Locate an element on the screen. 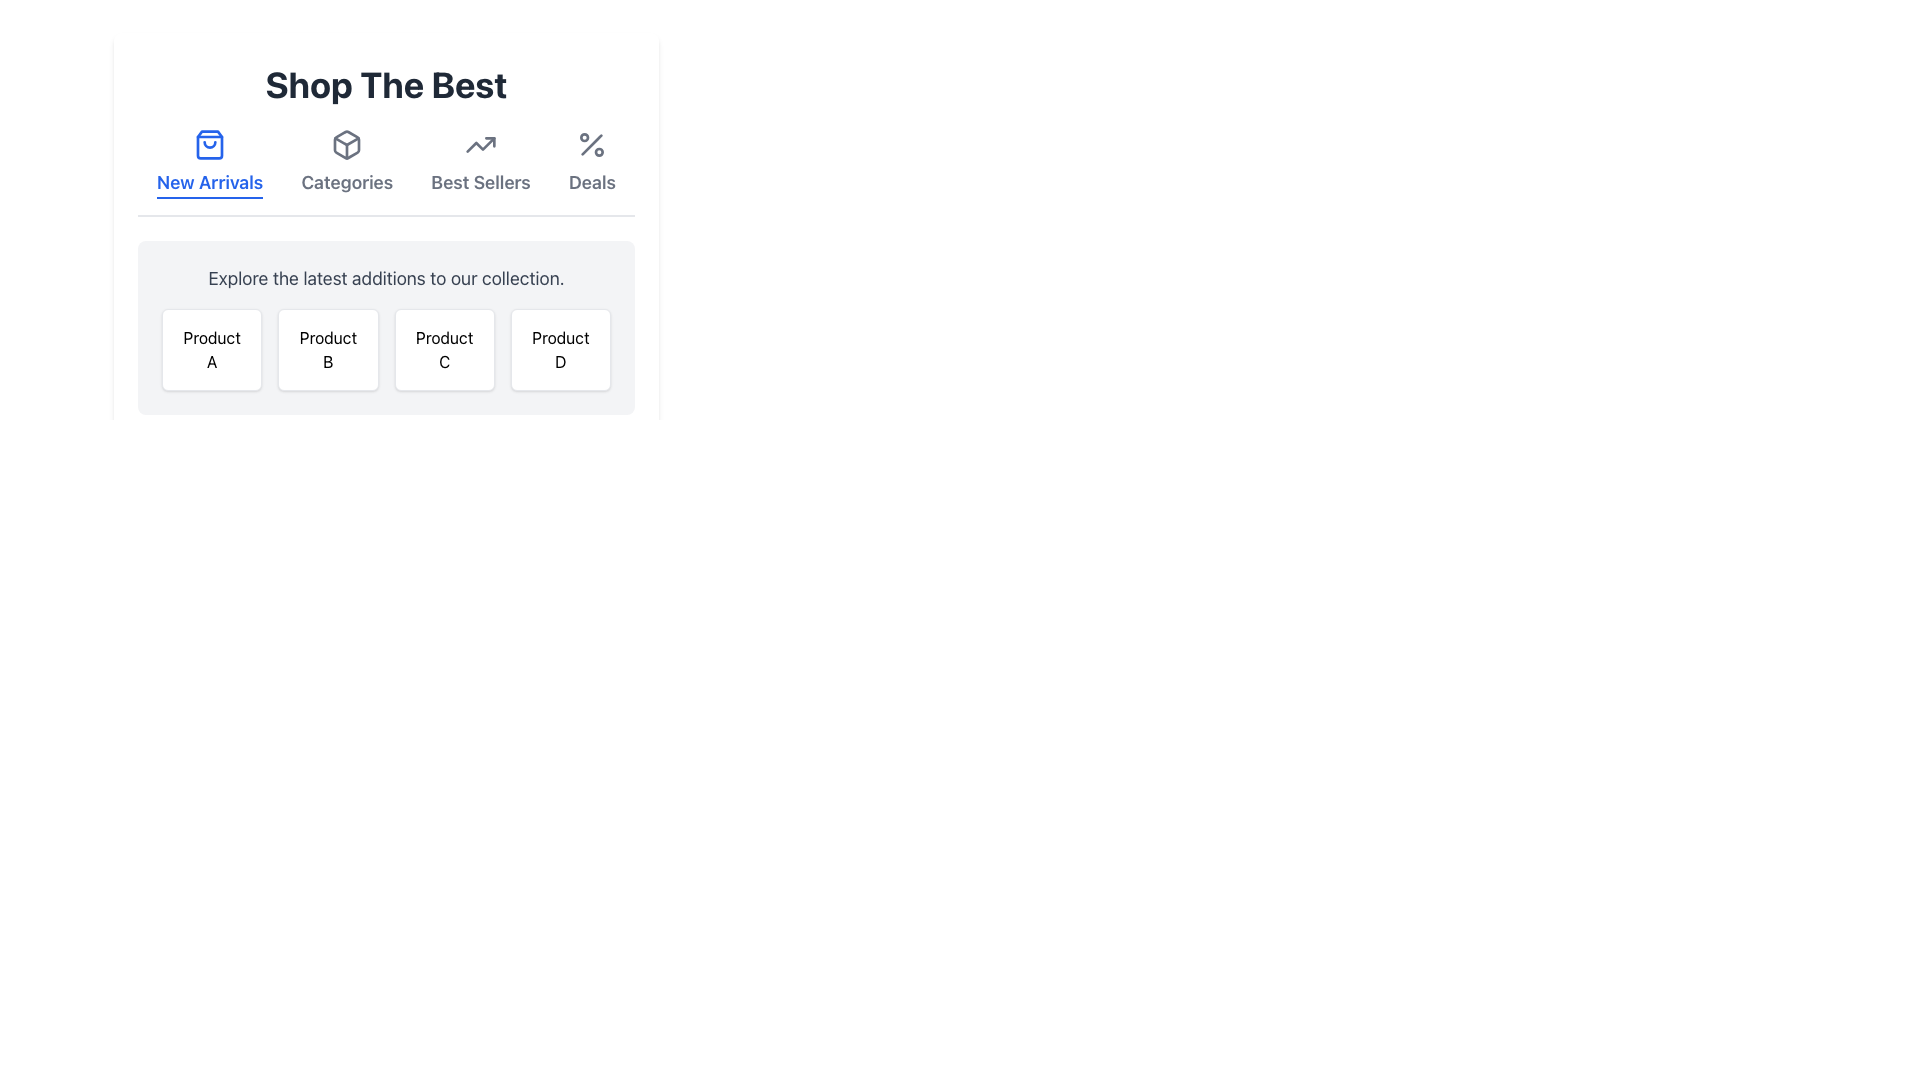 This screenshot has width=1920, height=1080. the static text label that introduces the product cards, located in a gray-background box above the grid layout of Product A, B, C, and D is located at coordinates (386, 278).